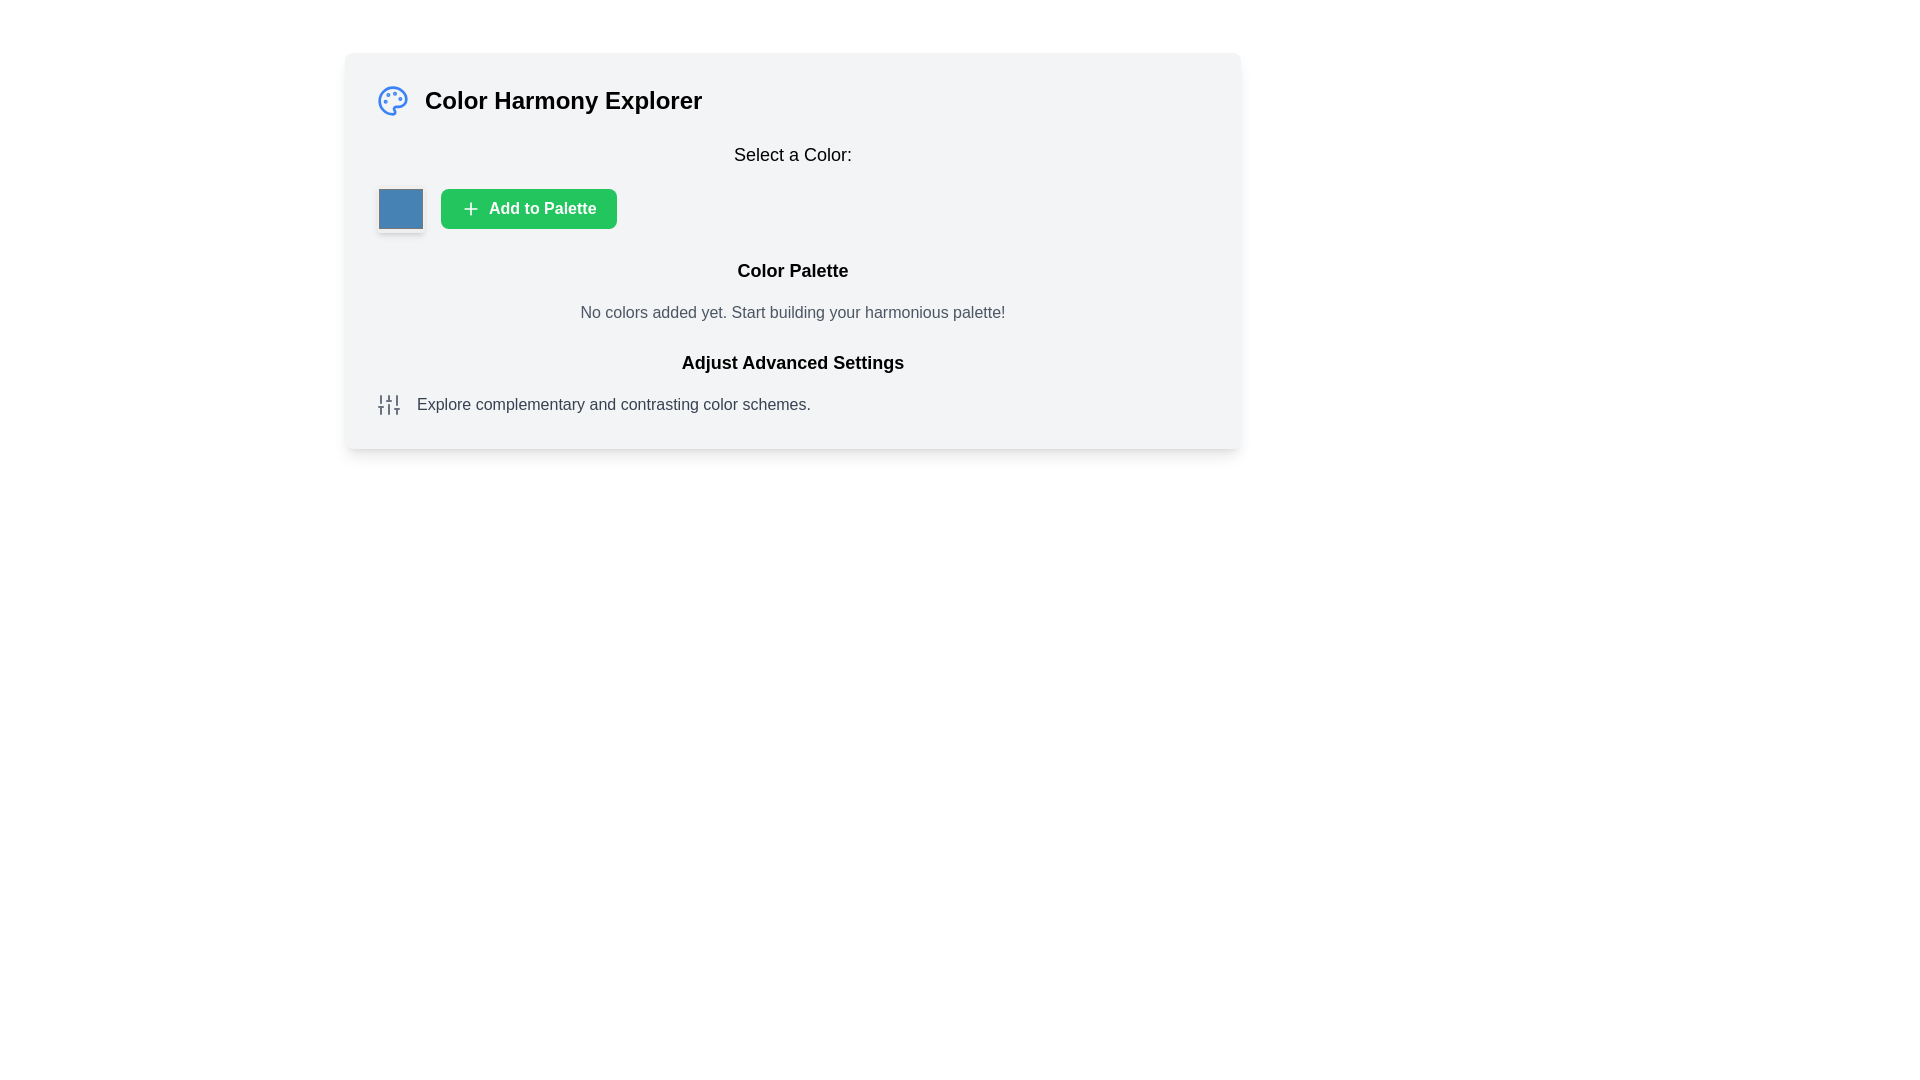 Image resolution: width=1920 pixels, height=1080 pixels. What do you see at coordinates (388, 405) in the screenshot?
I see `the icon located in the lower-left corner of the visible area, preceding the text 'Explore complementary and contrasting color schemes.'` at bounding box center [388, 405].